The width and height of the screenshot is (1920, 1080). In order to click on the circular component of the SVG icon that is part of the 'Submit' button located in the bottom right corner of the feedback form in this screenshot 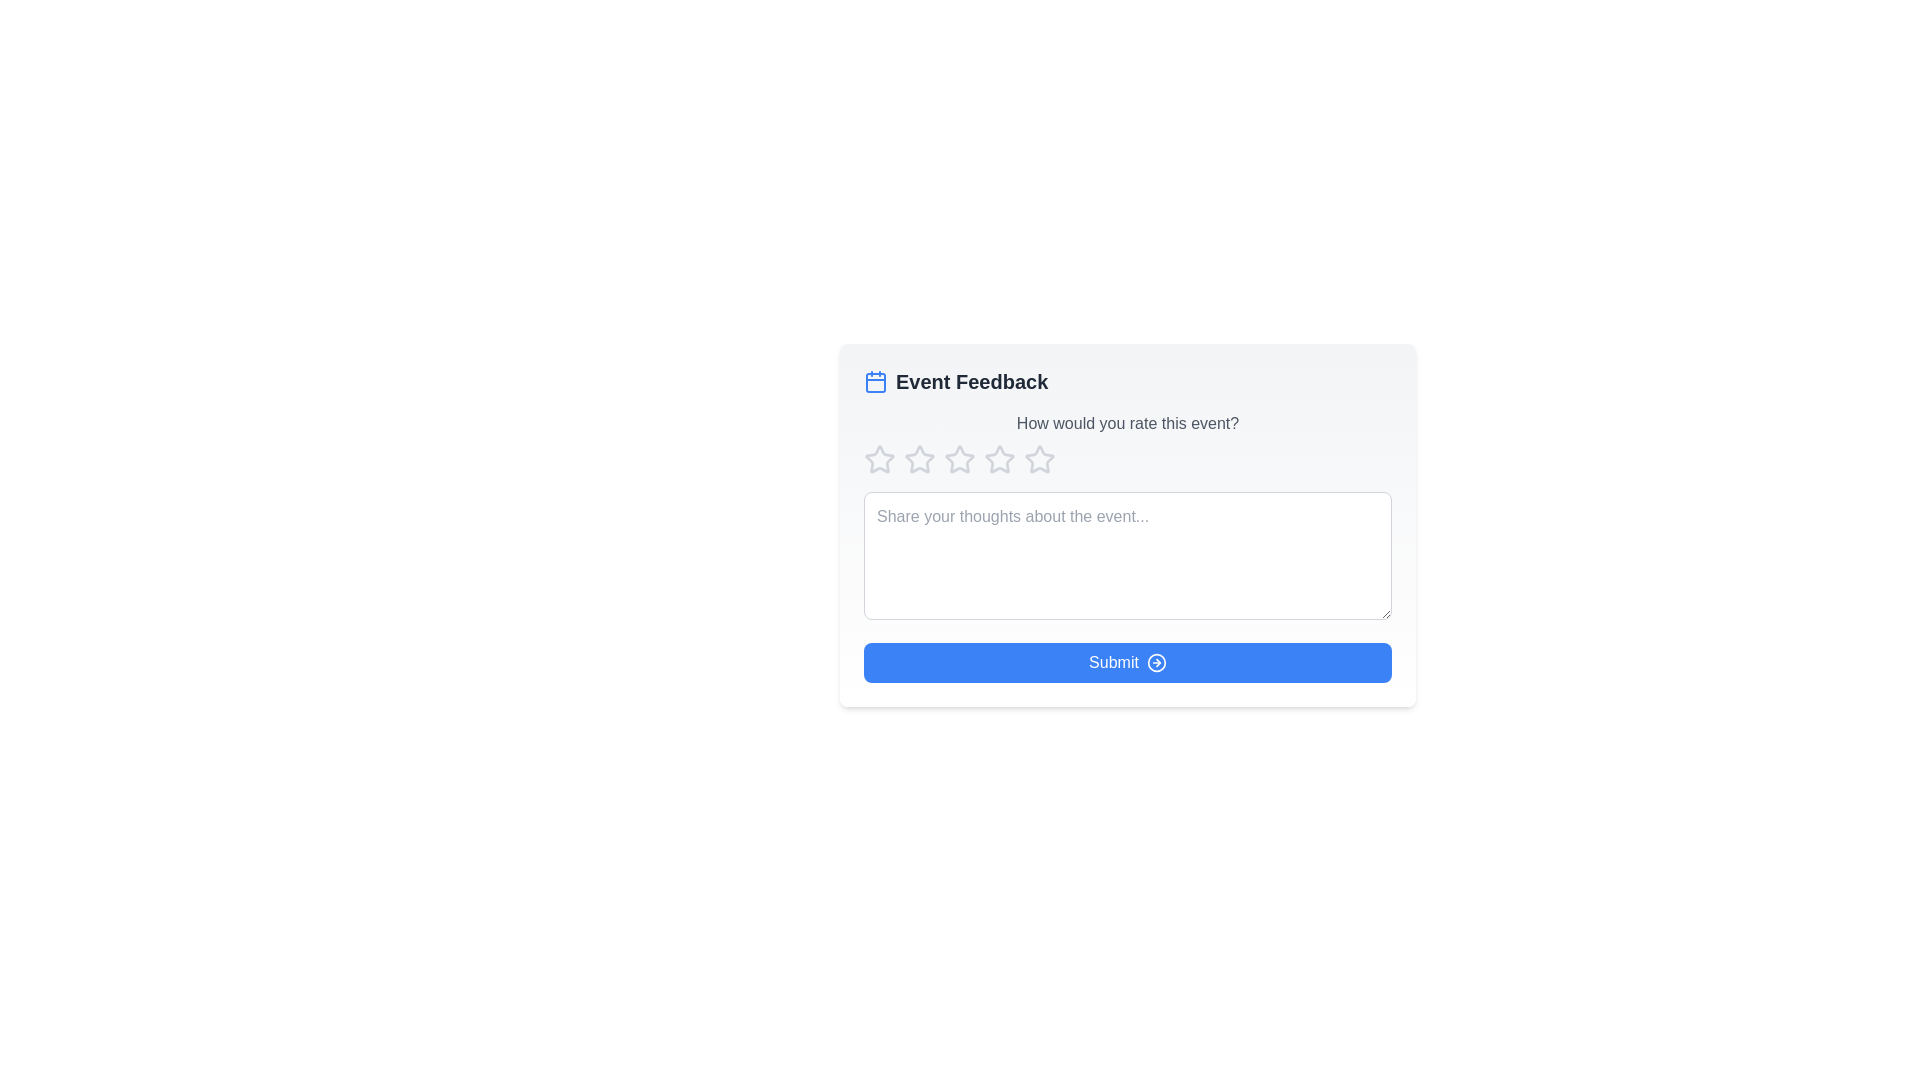, I will do `click(1156, 663)`.